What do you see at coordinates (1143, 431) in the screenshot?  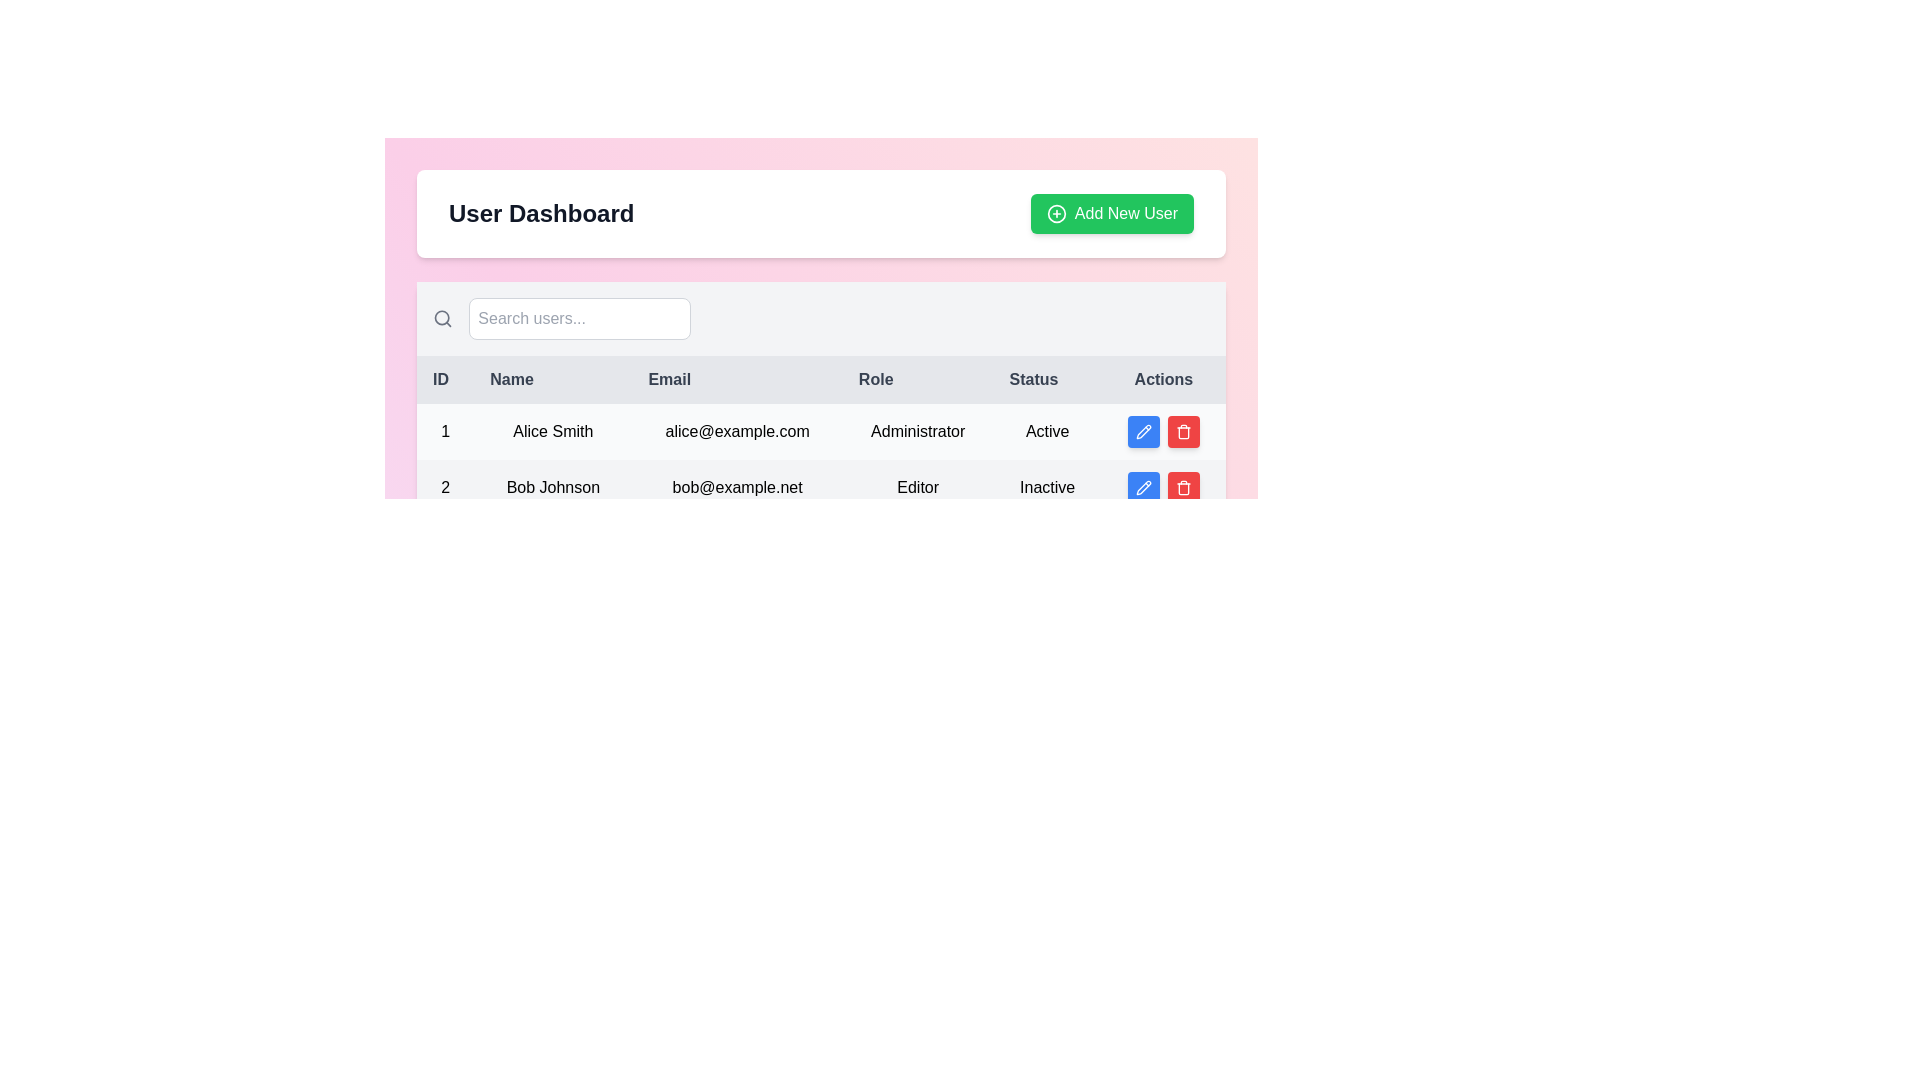 I see `the 'Edit' button in the 'Actions' column of the second row for user 'Bob Johnson' to initiate an edit operation` at bounding box center [1143, 431].